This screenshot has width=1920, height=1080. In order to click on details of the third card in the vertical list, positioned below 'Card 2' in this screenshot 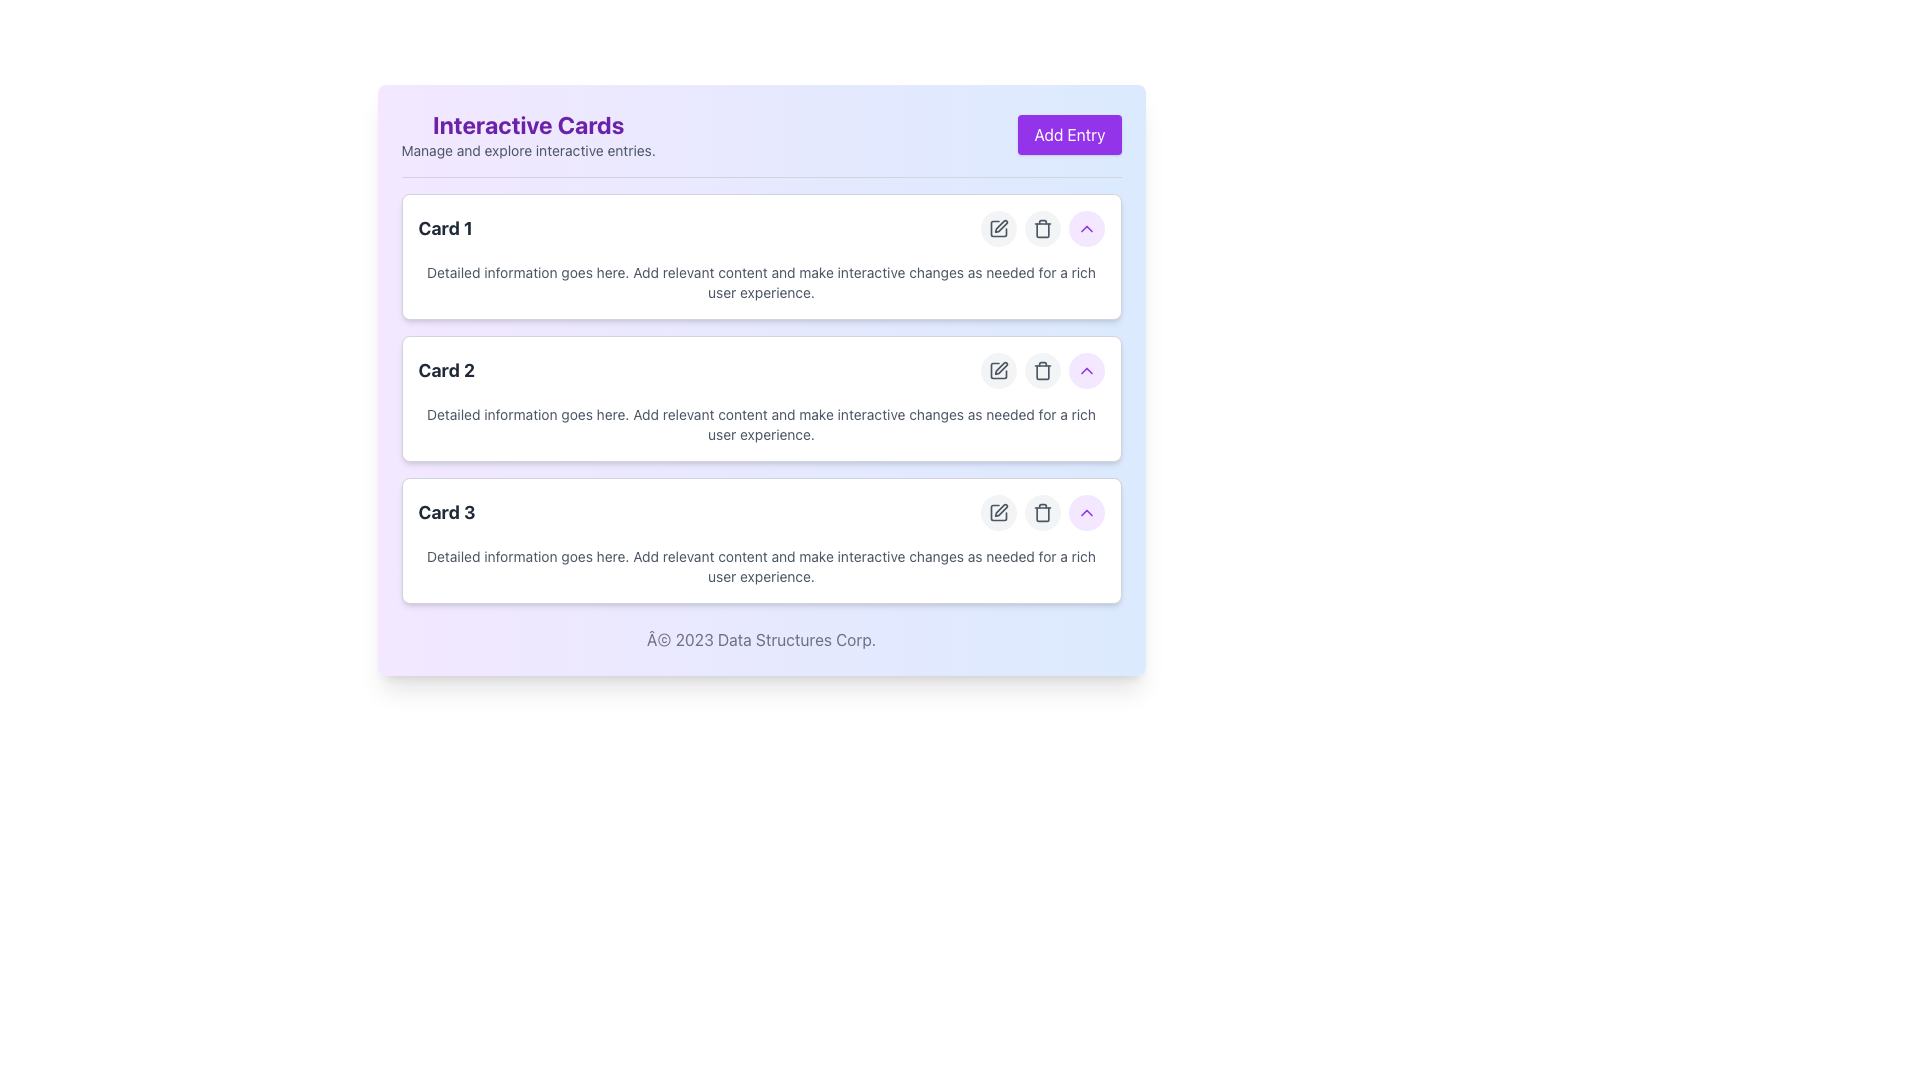, I will do `click(760, 540)`.